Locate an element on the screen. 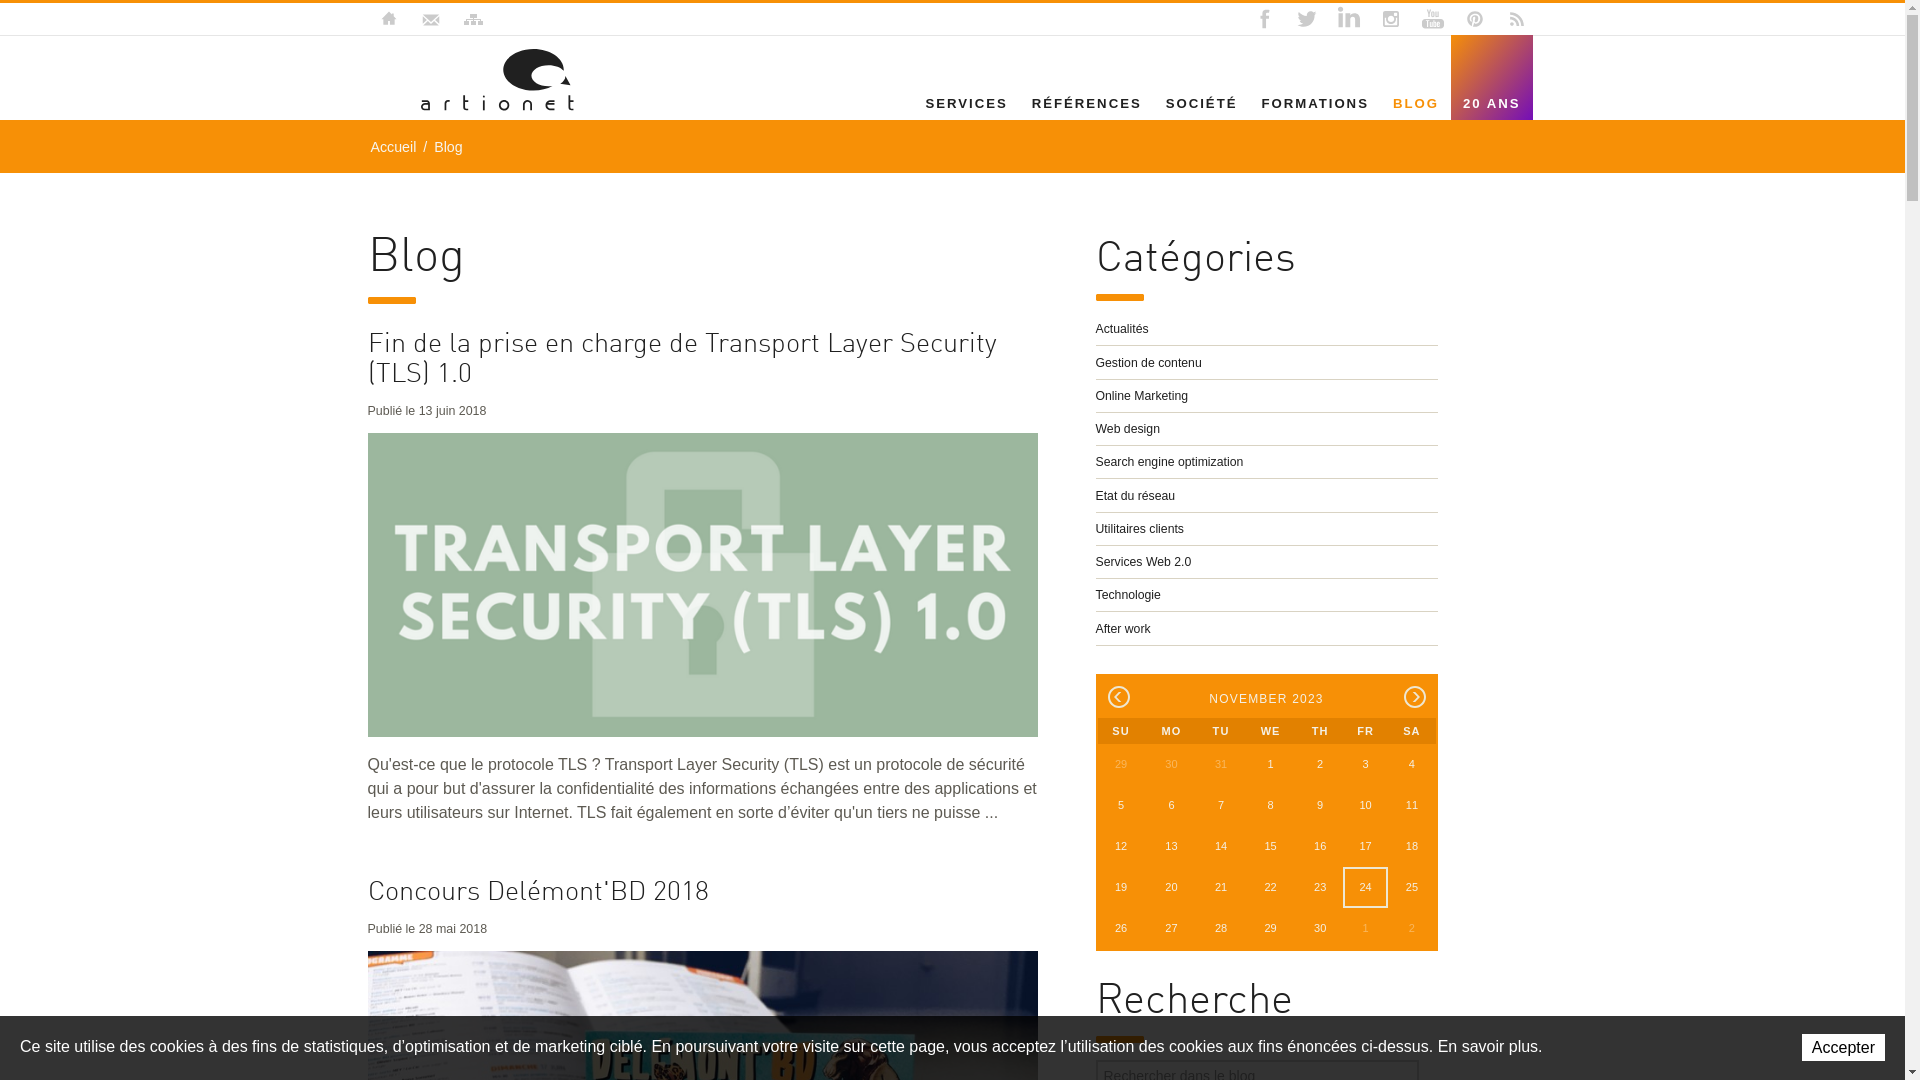  'Linkedin' is located at coordinates (1331, 19).